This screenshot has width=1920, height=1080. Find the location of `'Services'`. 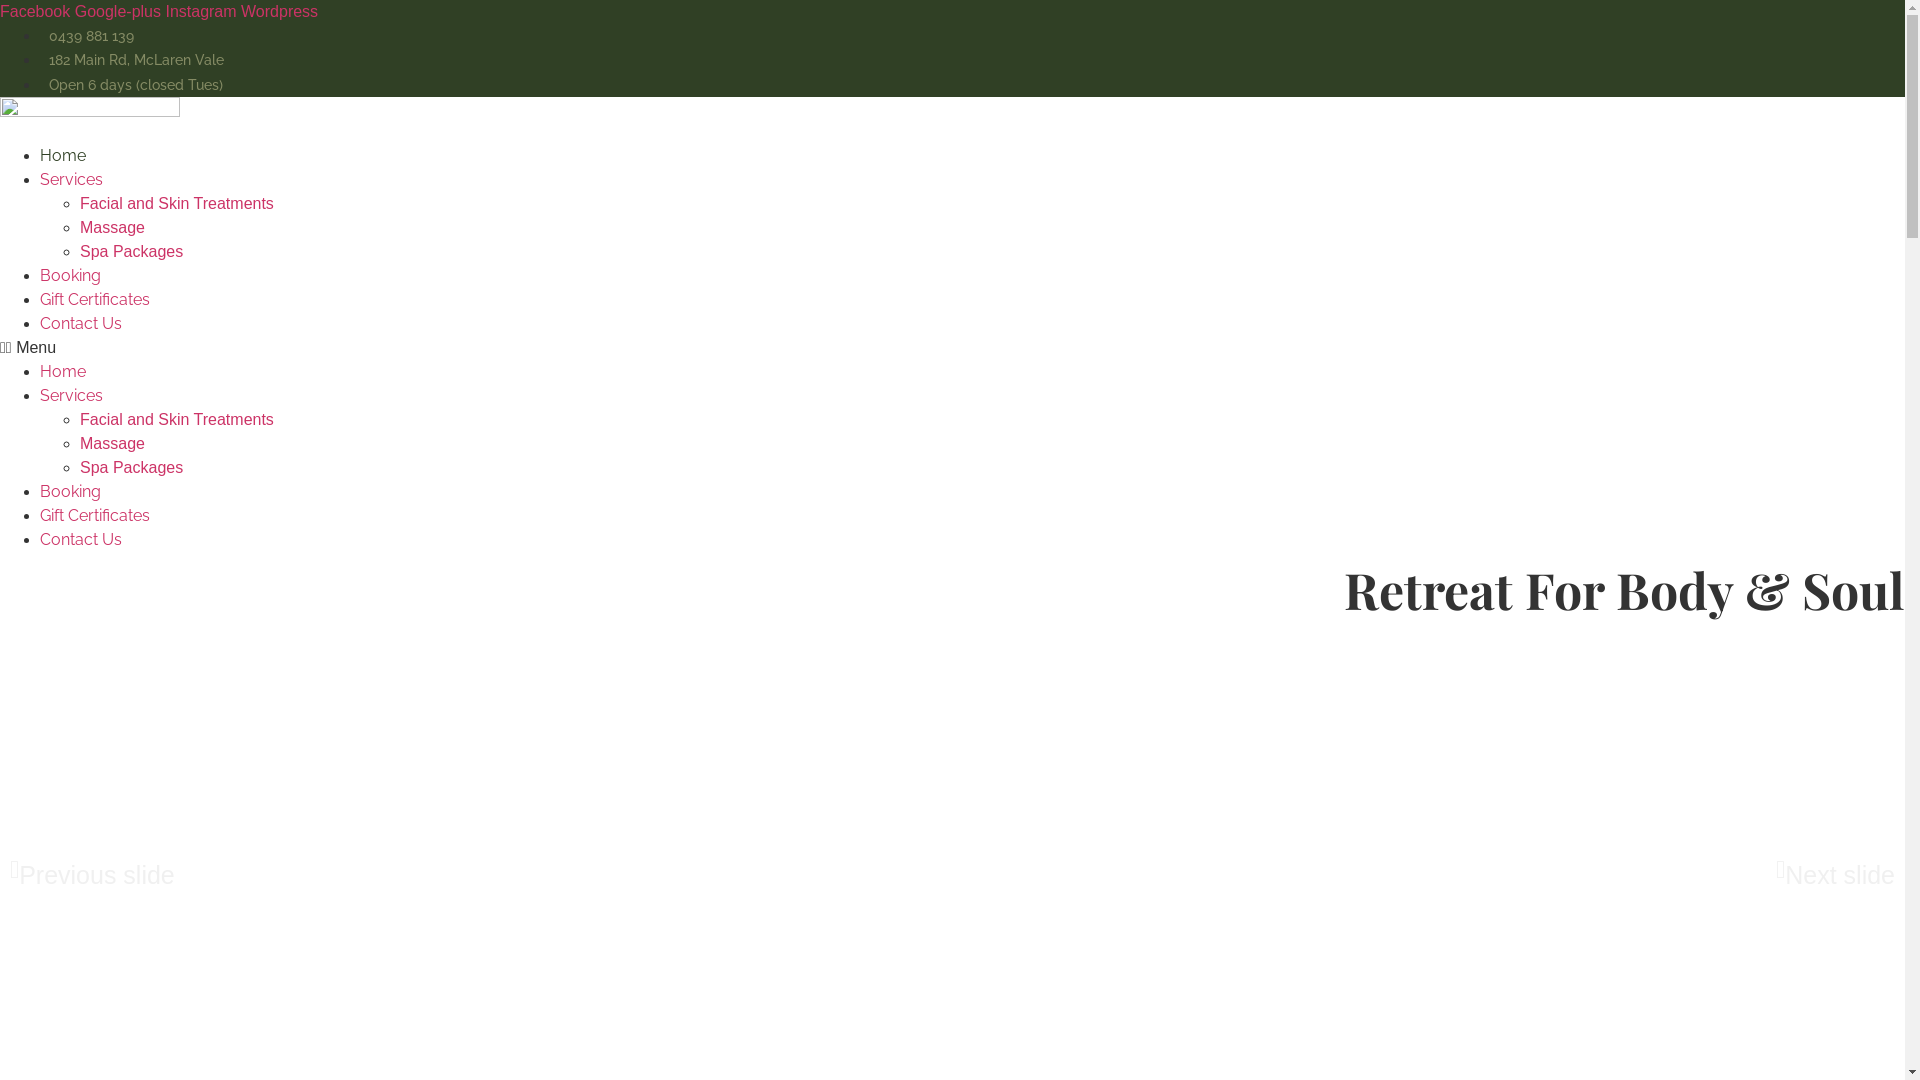

'Services' is located at coordinates (71, 395).